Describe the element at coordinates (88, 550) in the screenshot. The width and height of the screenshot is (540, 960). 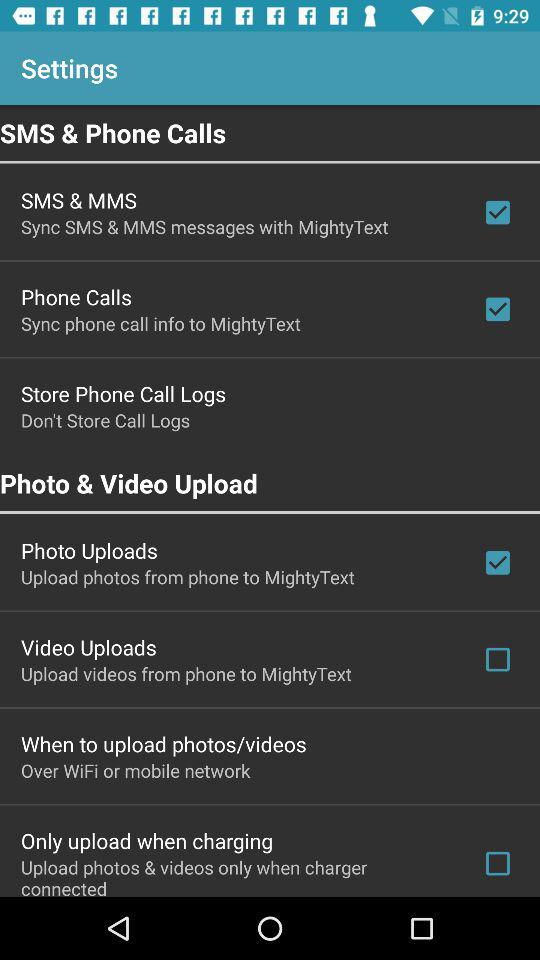
I see `photo uploads icon` at that location.